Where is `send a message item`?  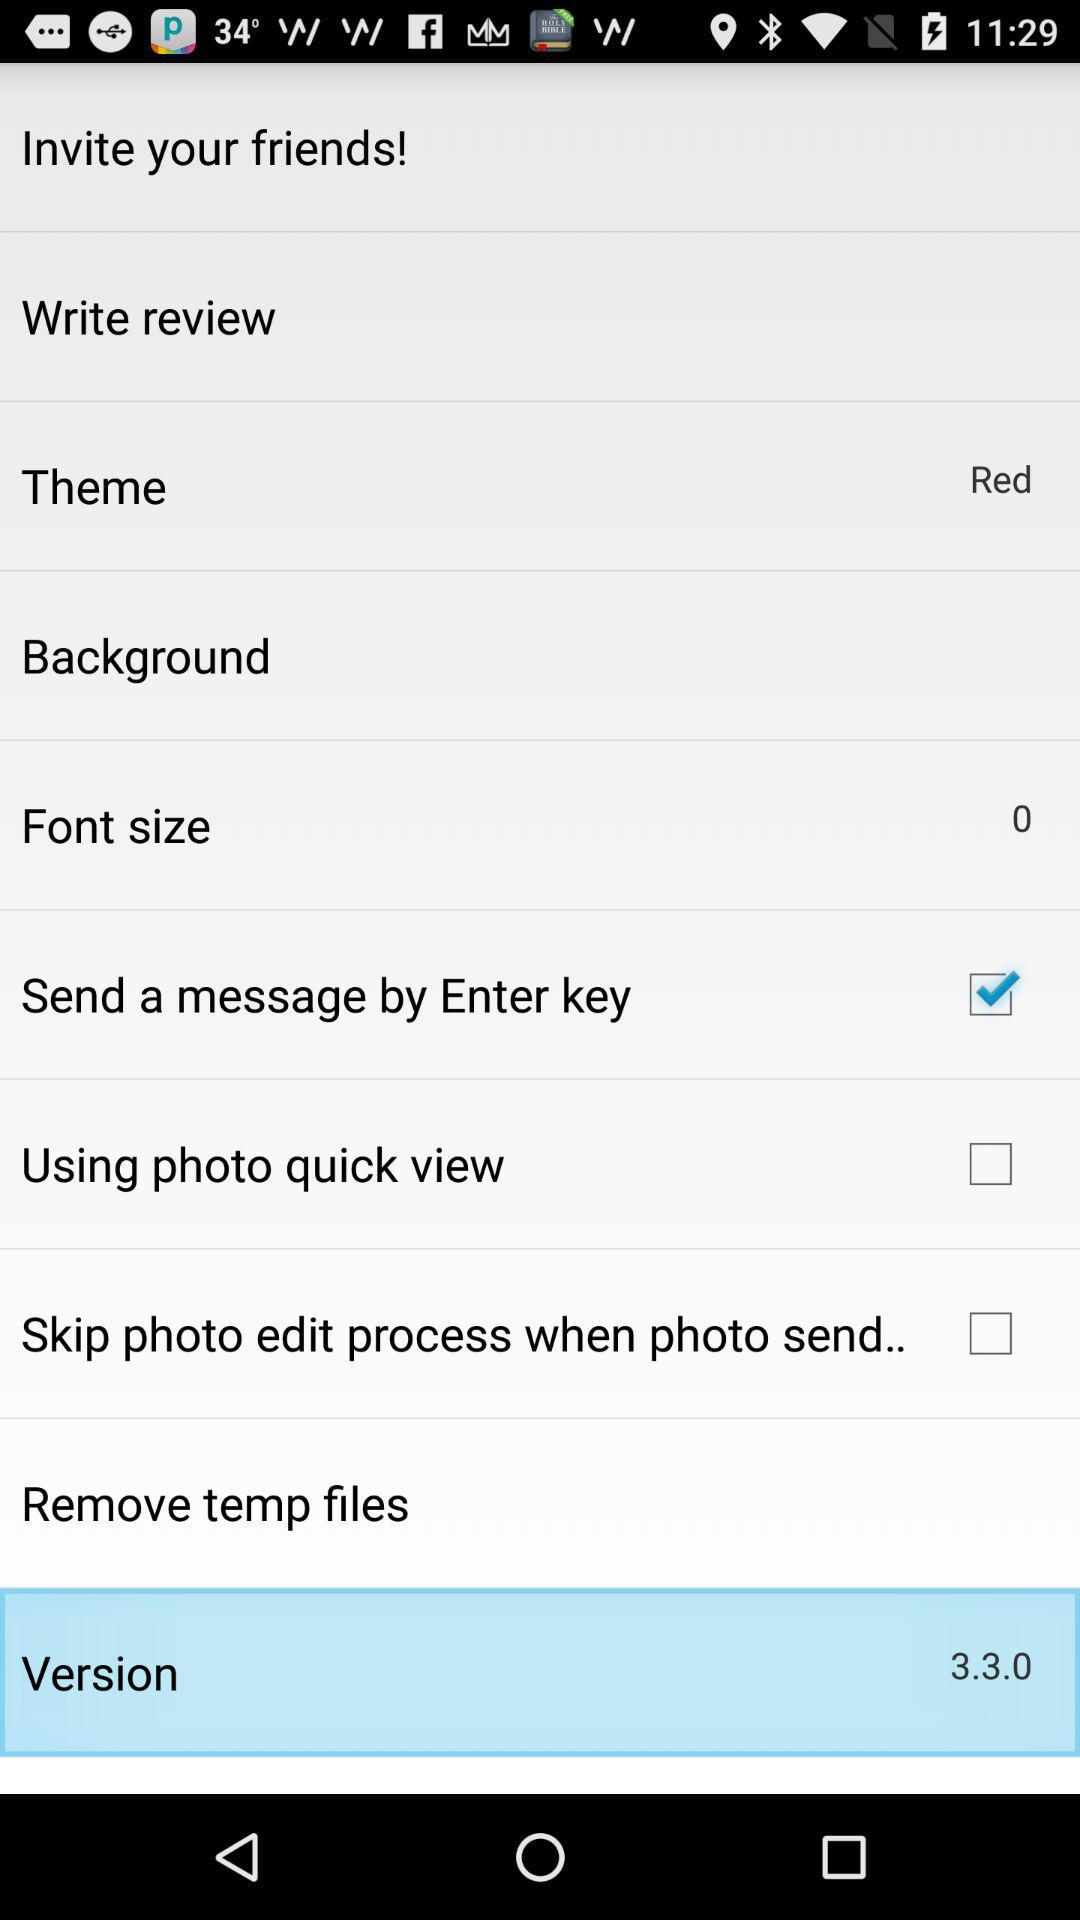
send a message item is located at coordinates (325, 994).